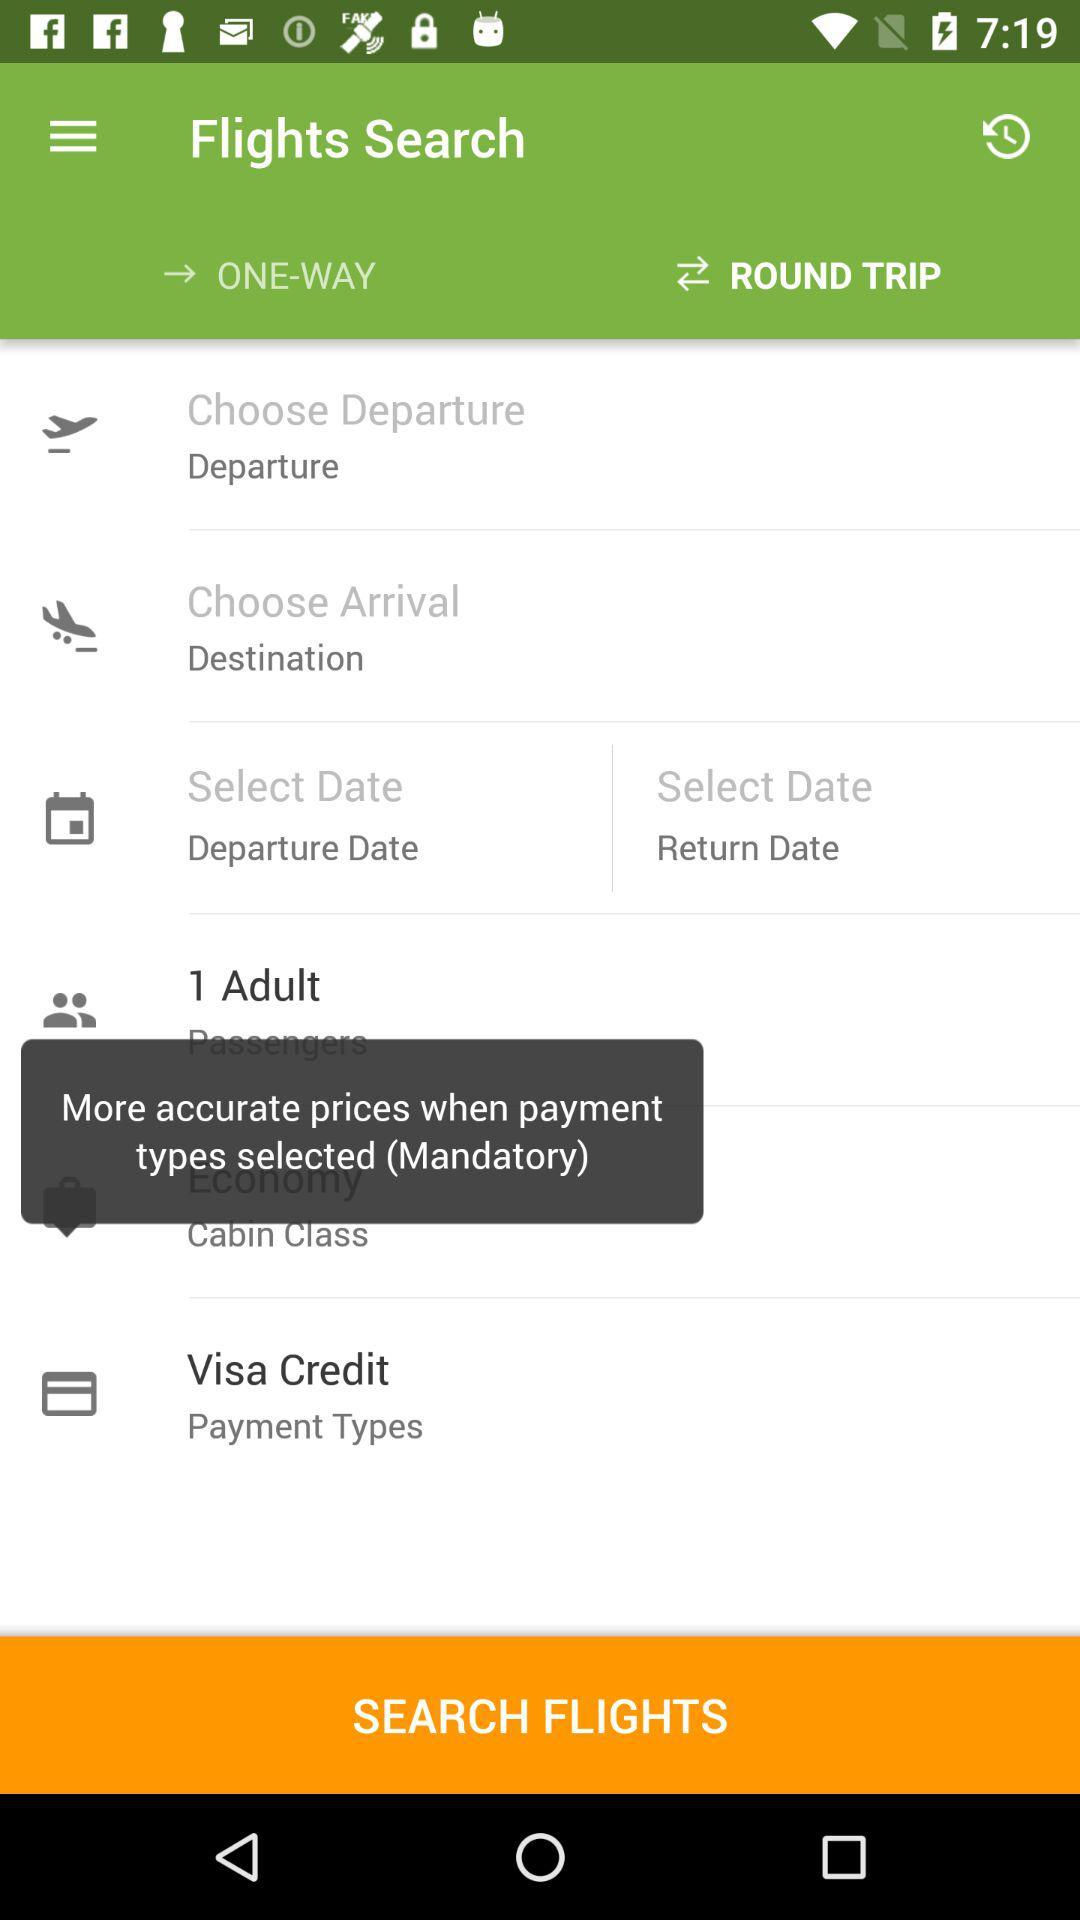 The height and width of the screenshot is (1920, 1080). I want to click on the menu icon, so click(72, 135).